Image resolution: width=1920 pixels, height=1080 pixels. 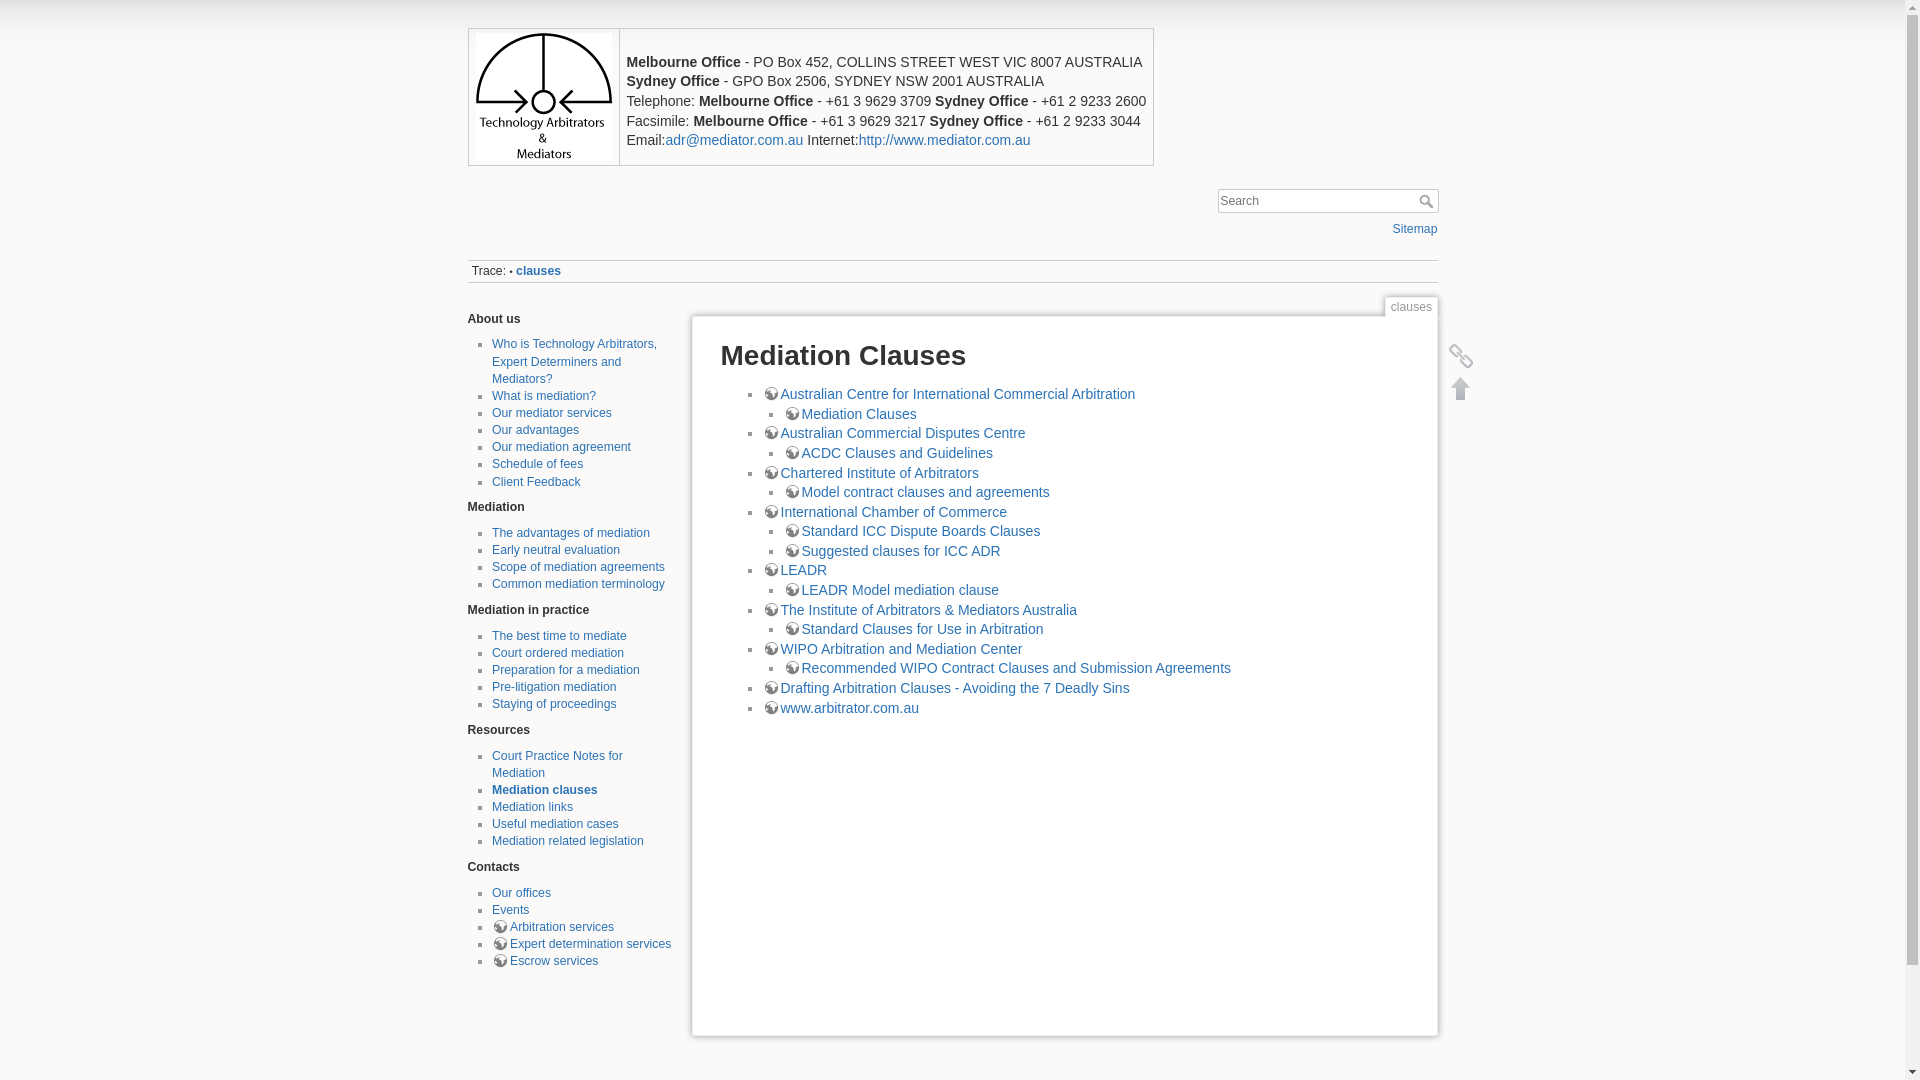 I want to click on 'Our mediation agreement', so click(x=560, y=446).